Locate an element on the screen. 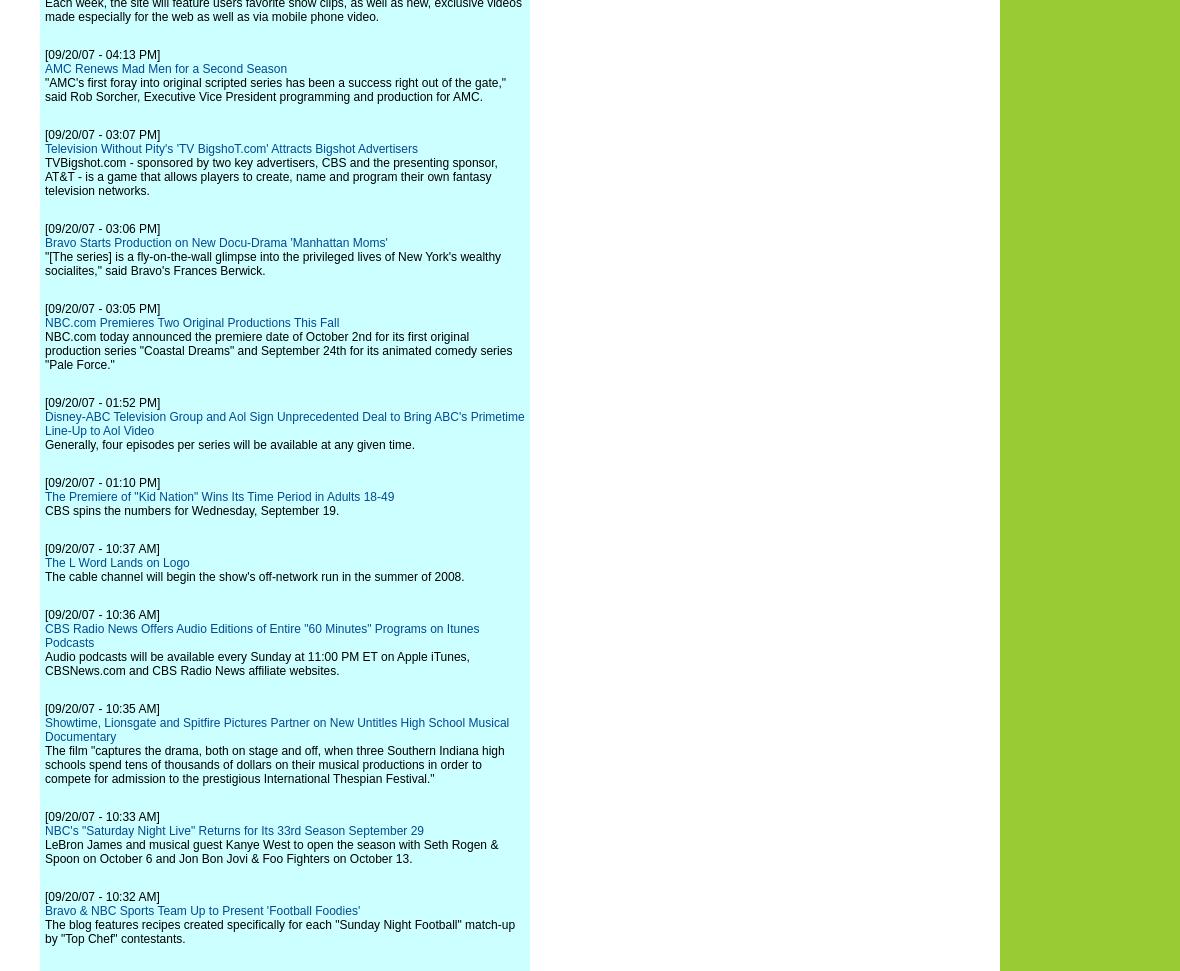  '[09/20/07 - 10:35 AM]' is located at coordinates (43, 708).